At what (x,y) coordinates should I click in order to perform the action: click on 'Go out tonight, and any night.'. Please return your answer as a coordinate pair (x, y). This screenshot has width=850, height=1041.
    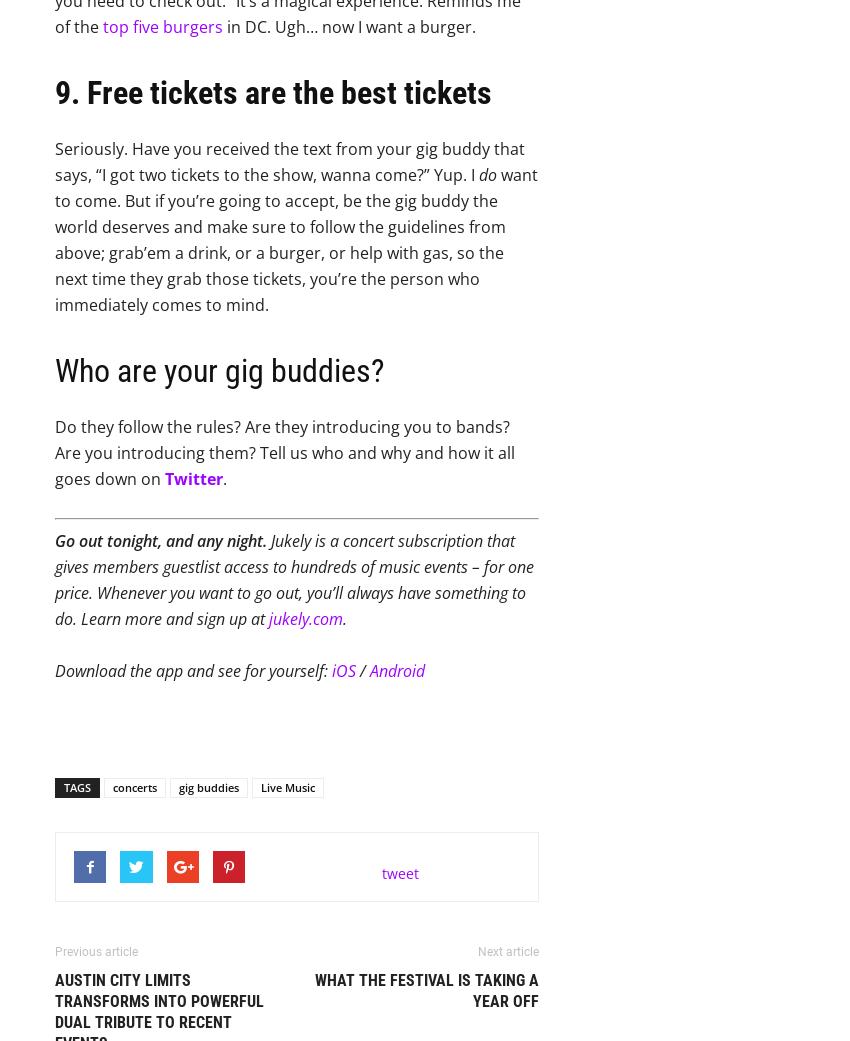
    Looking at the image, I should click on (54, 541).